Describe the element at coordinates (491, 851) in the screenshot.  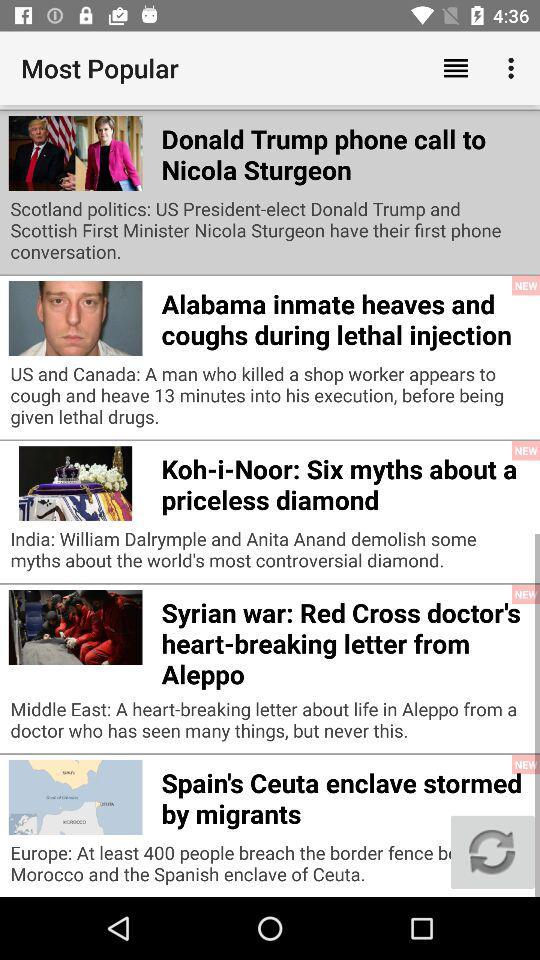
I see `the item below the new app` at that location.